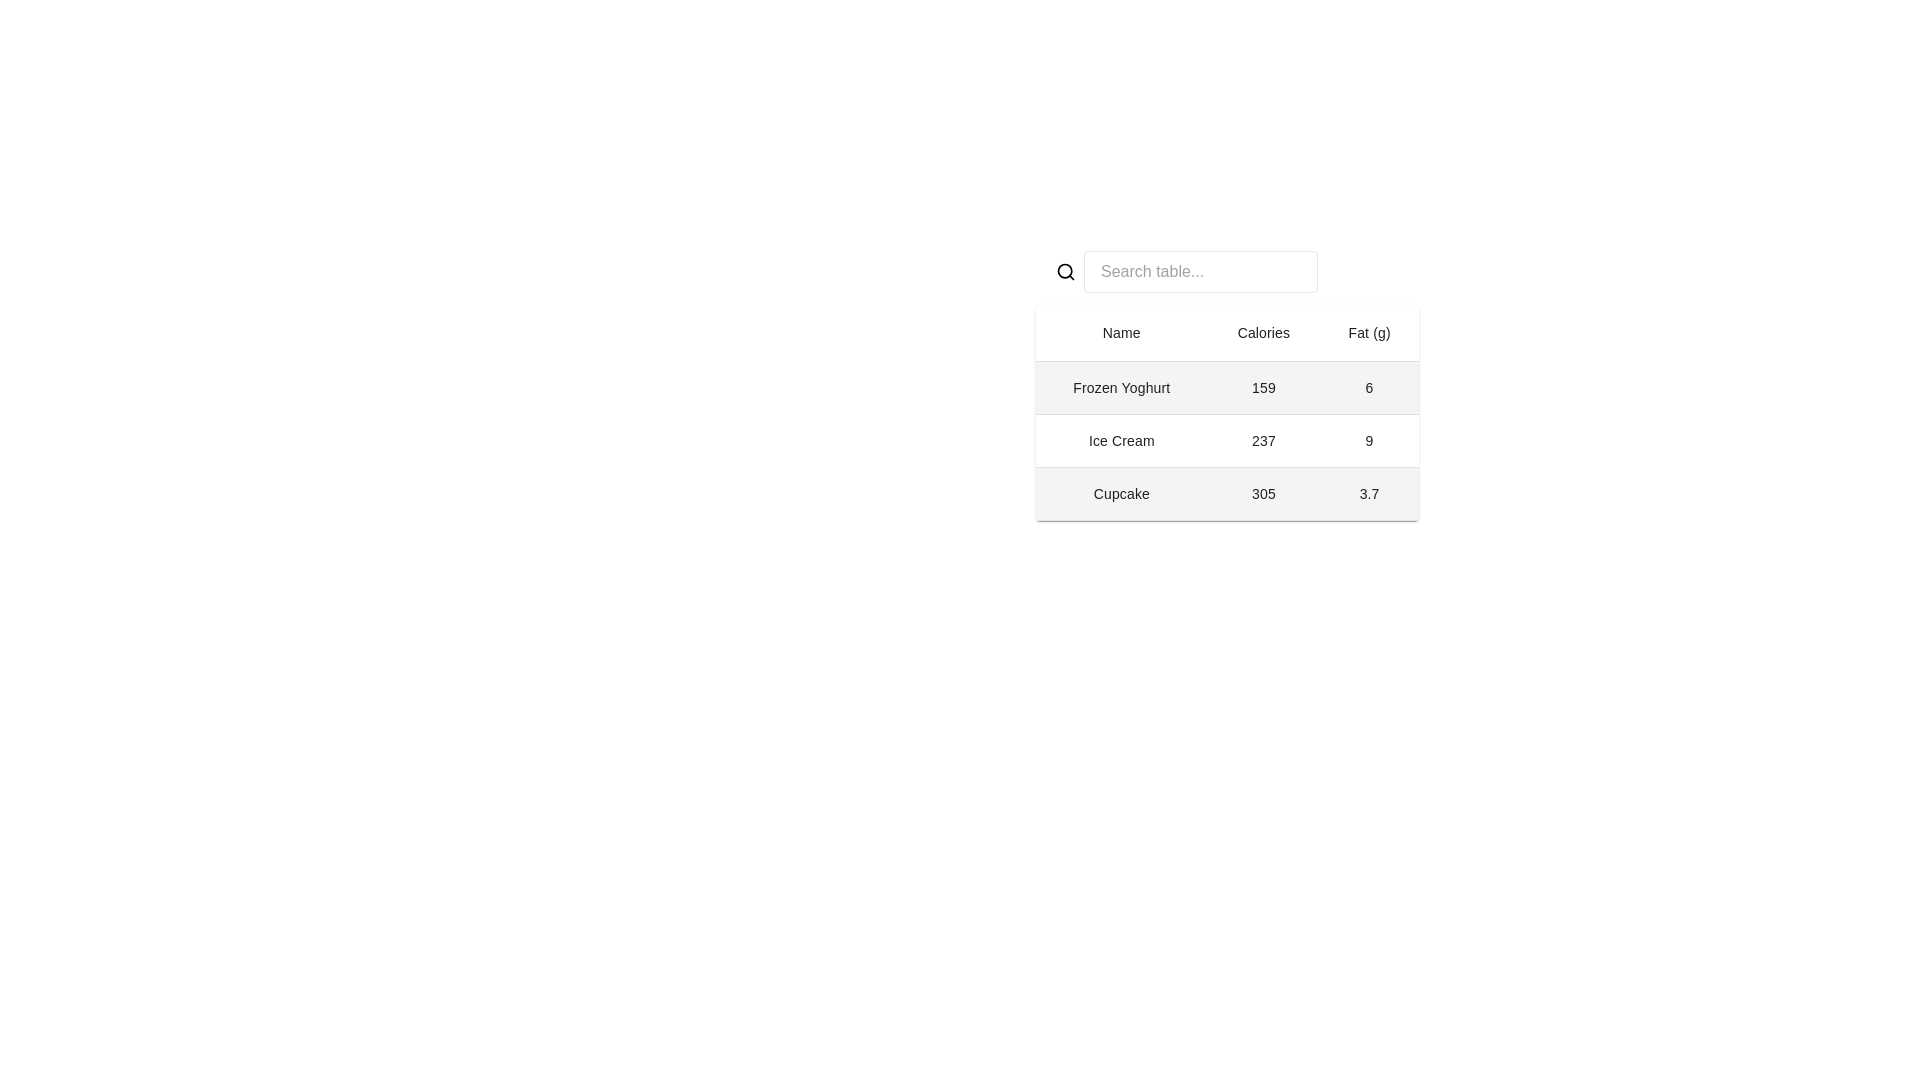  I want to click on the 'Name' column header in the table to sort the column, so click(1121, 332).